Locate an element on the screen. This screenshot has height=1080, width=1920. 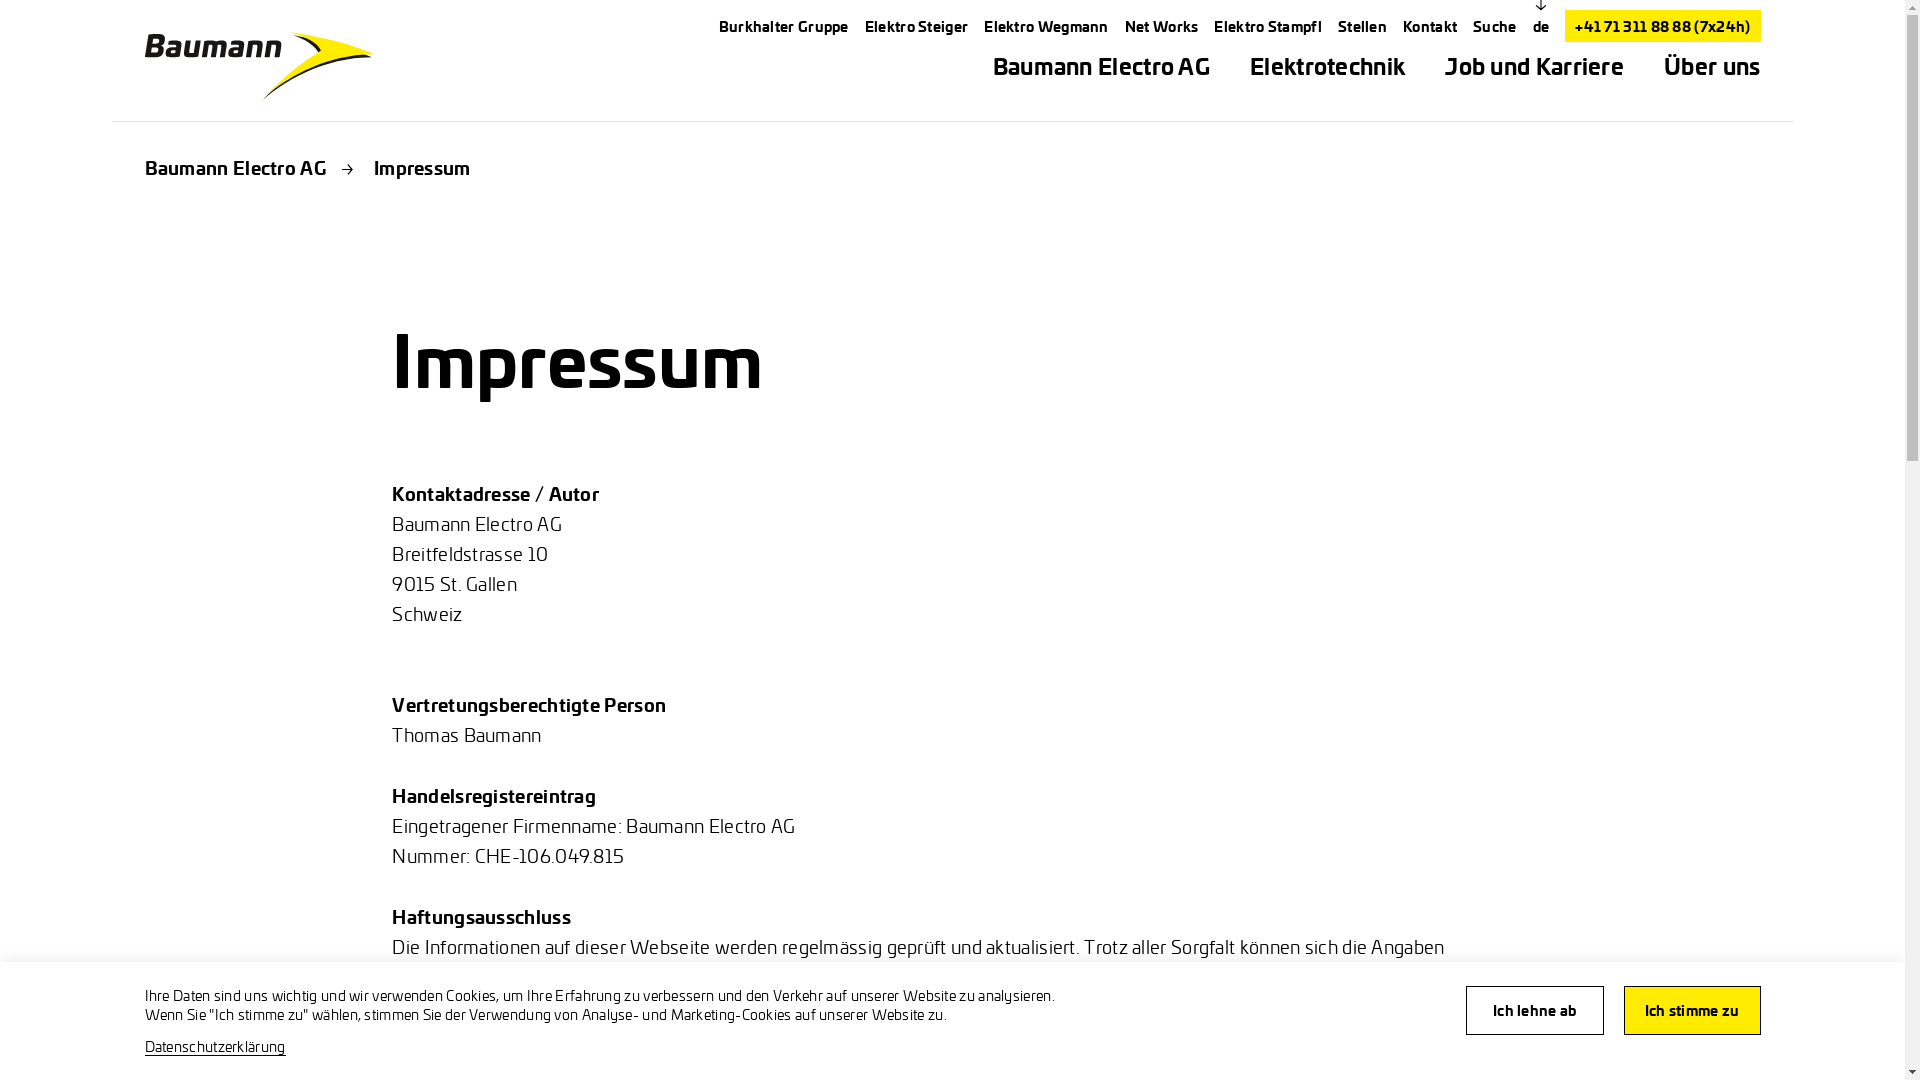
'Elektro Steiger' is located at coordinates (915, 26).